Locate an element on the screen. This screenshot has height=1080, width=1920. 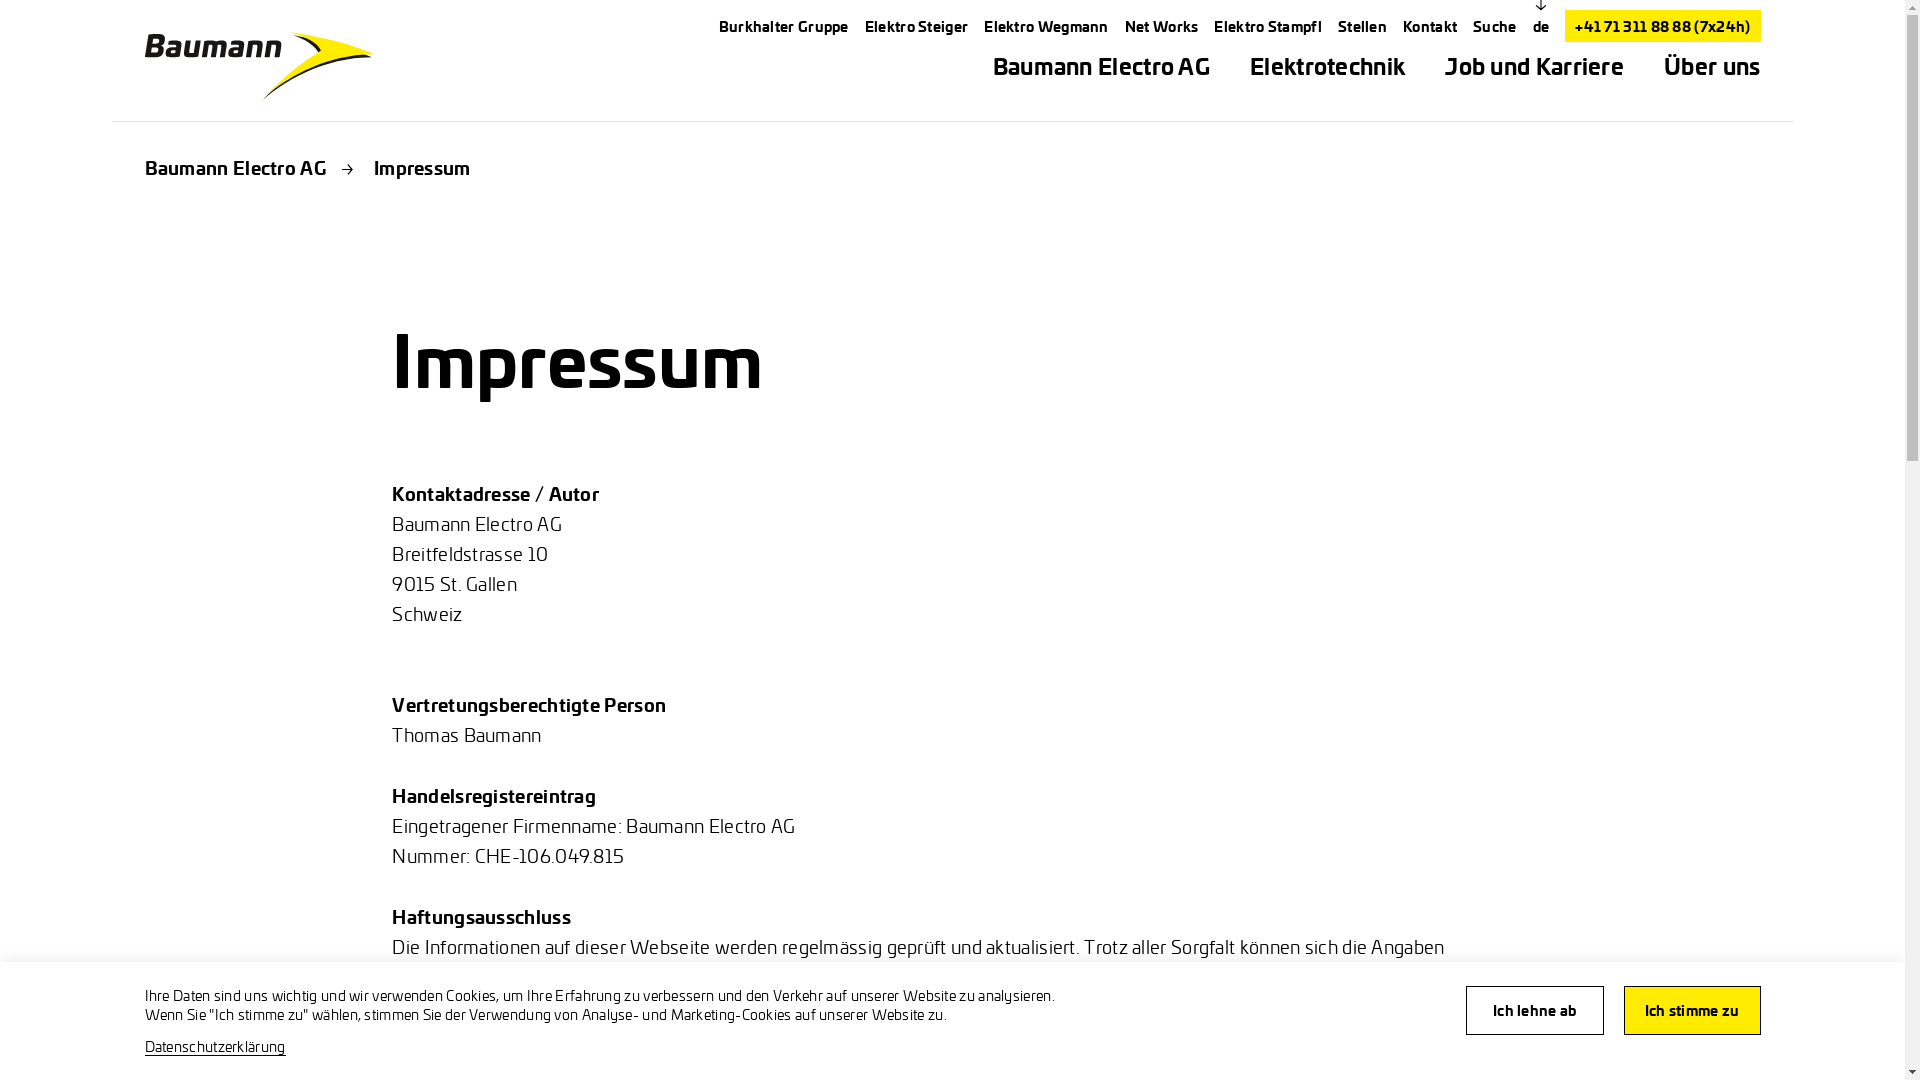
'Elektro Steiger' is located at coordinates (915, 26).